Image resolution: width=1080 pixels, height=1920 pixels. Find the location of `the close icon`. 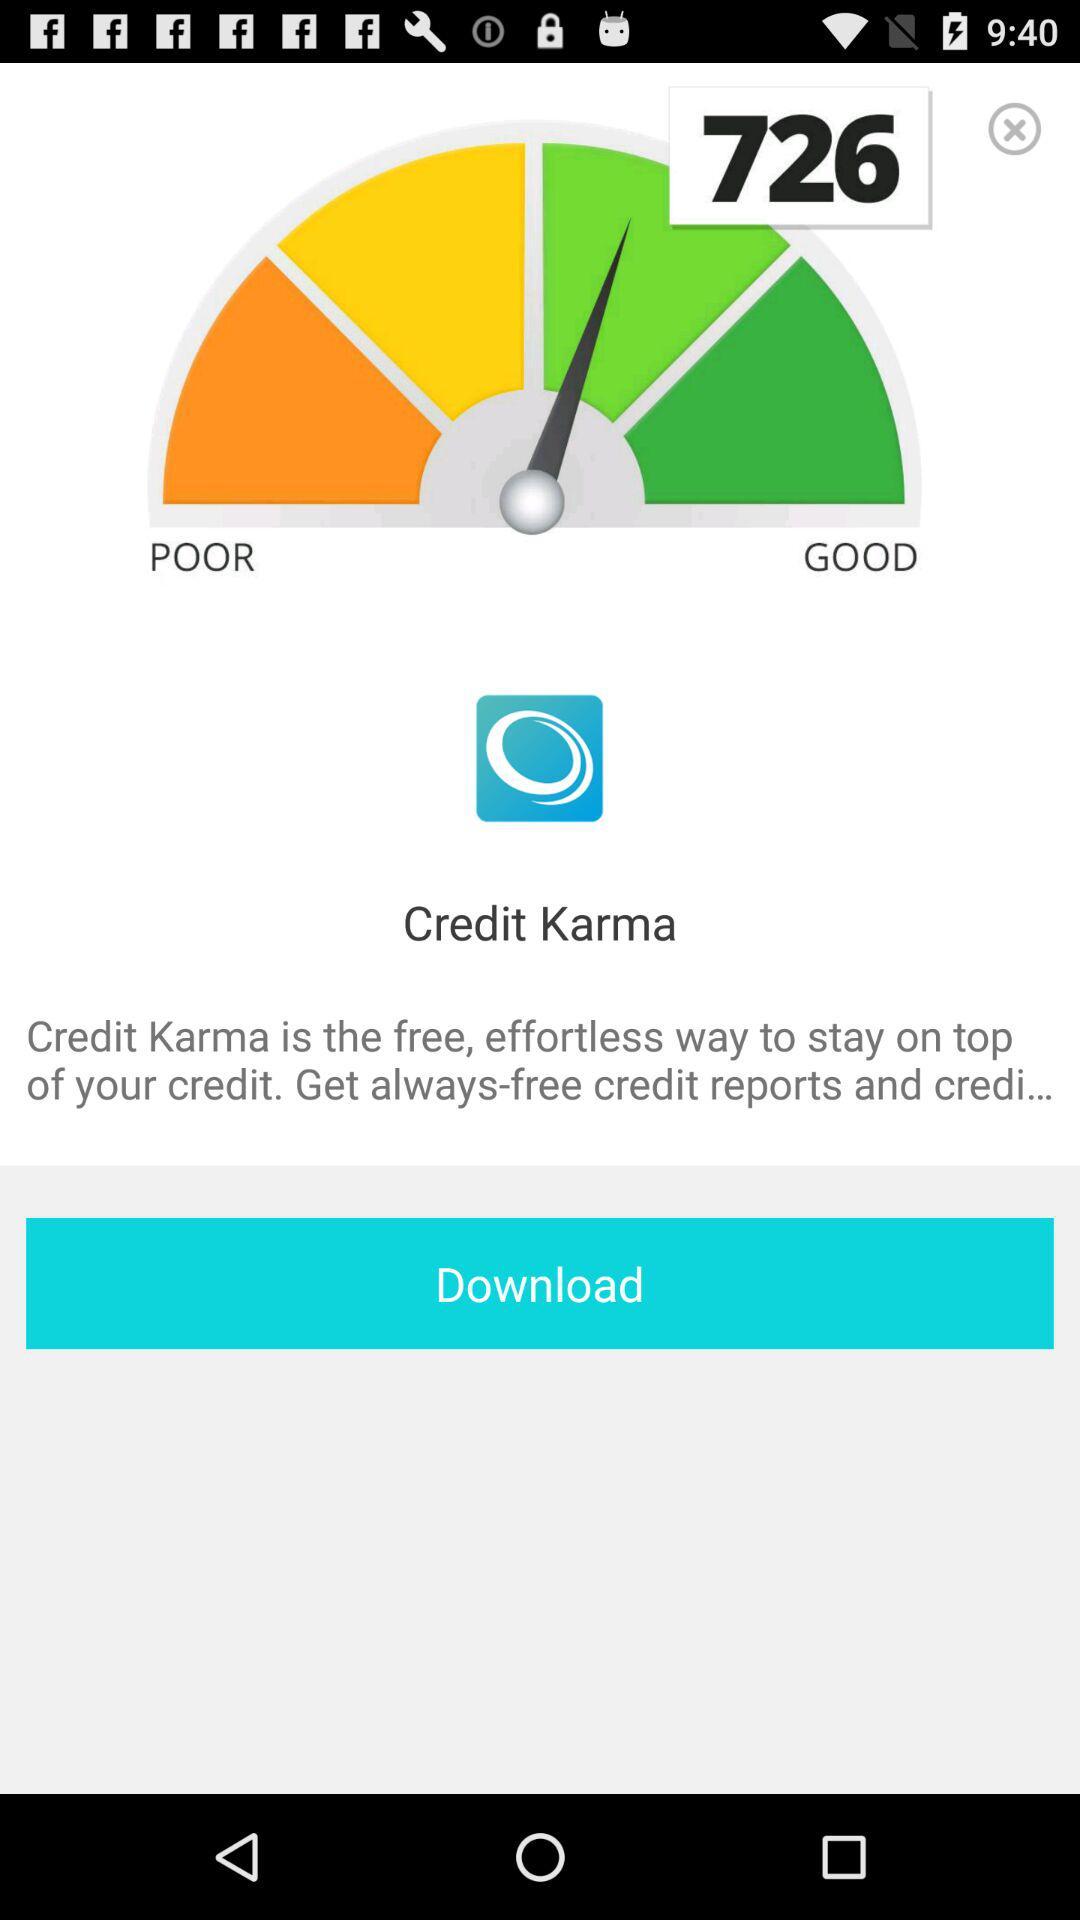

the close icon is located at coordinates (1014, 136).